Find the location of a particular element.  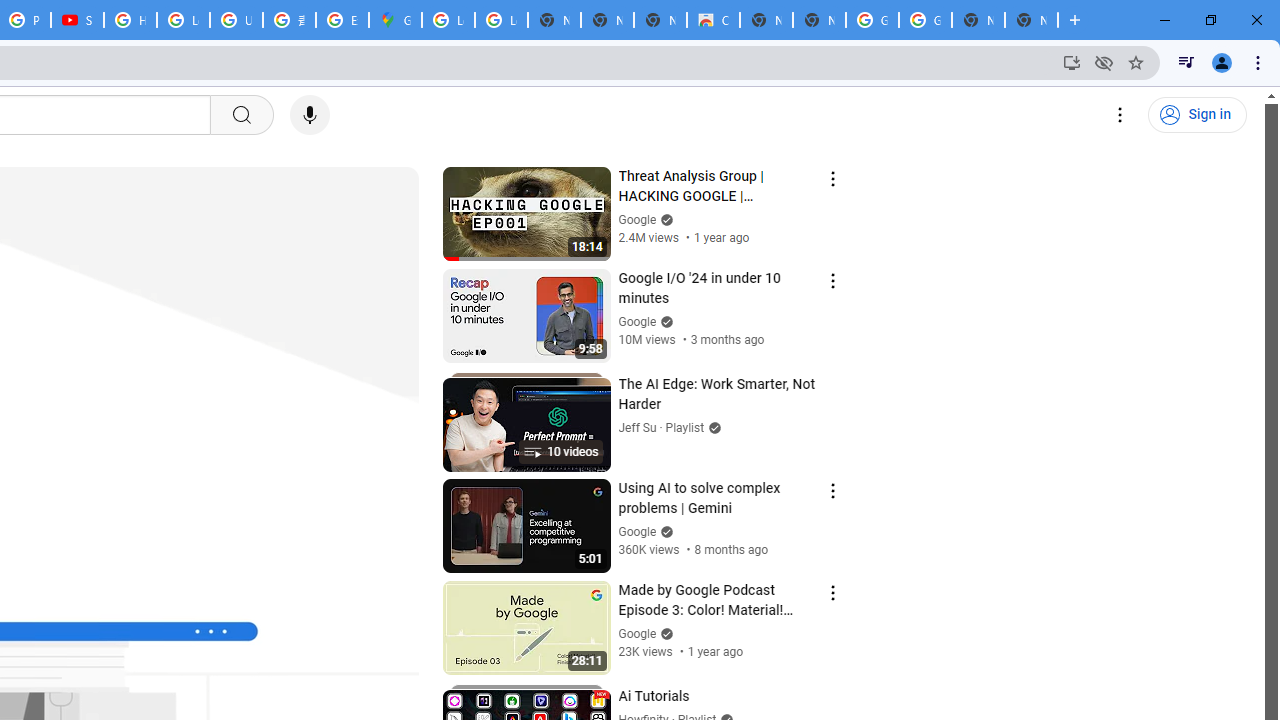

'Chrome Web Store' is located at coordinates (713, 20).